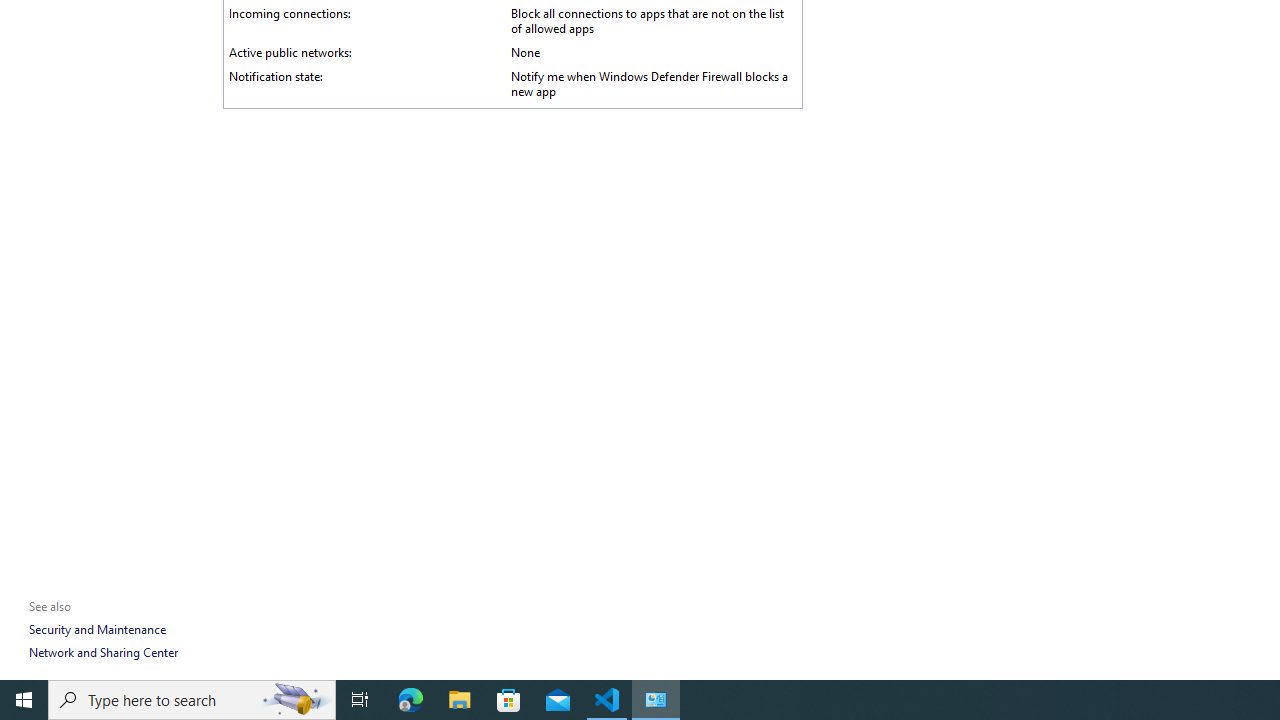 Image resolution: width=1280 pixels, height=720 pixels. Describe the element at coordinates (24, 698) in the screenshot. I see `'Start'` at that location.